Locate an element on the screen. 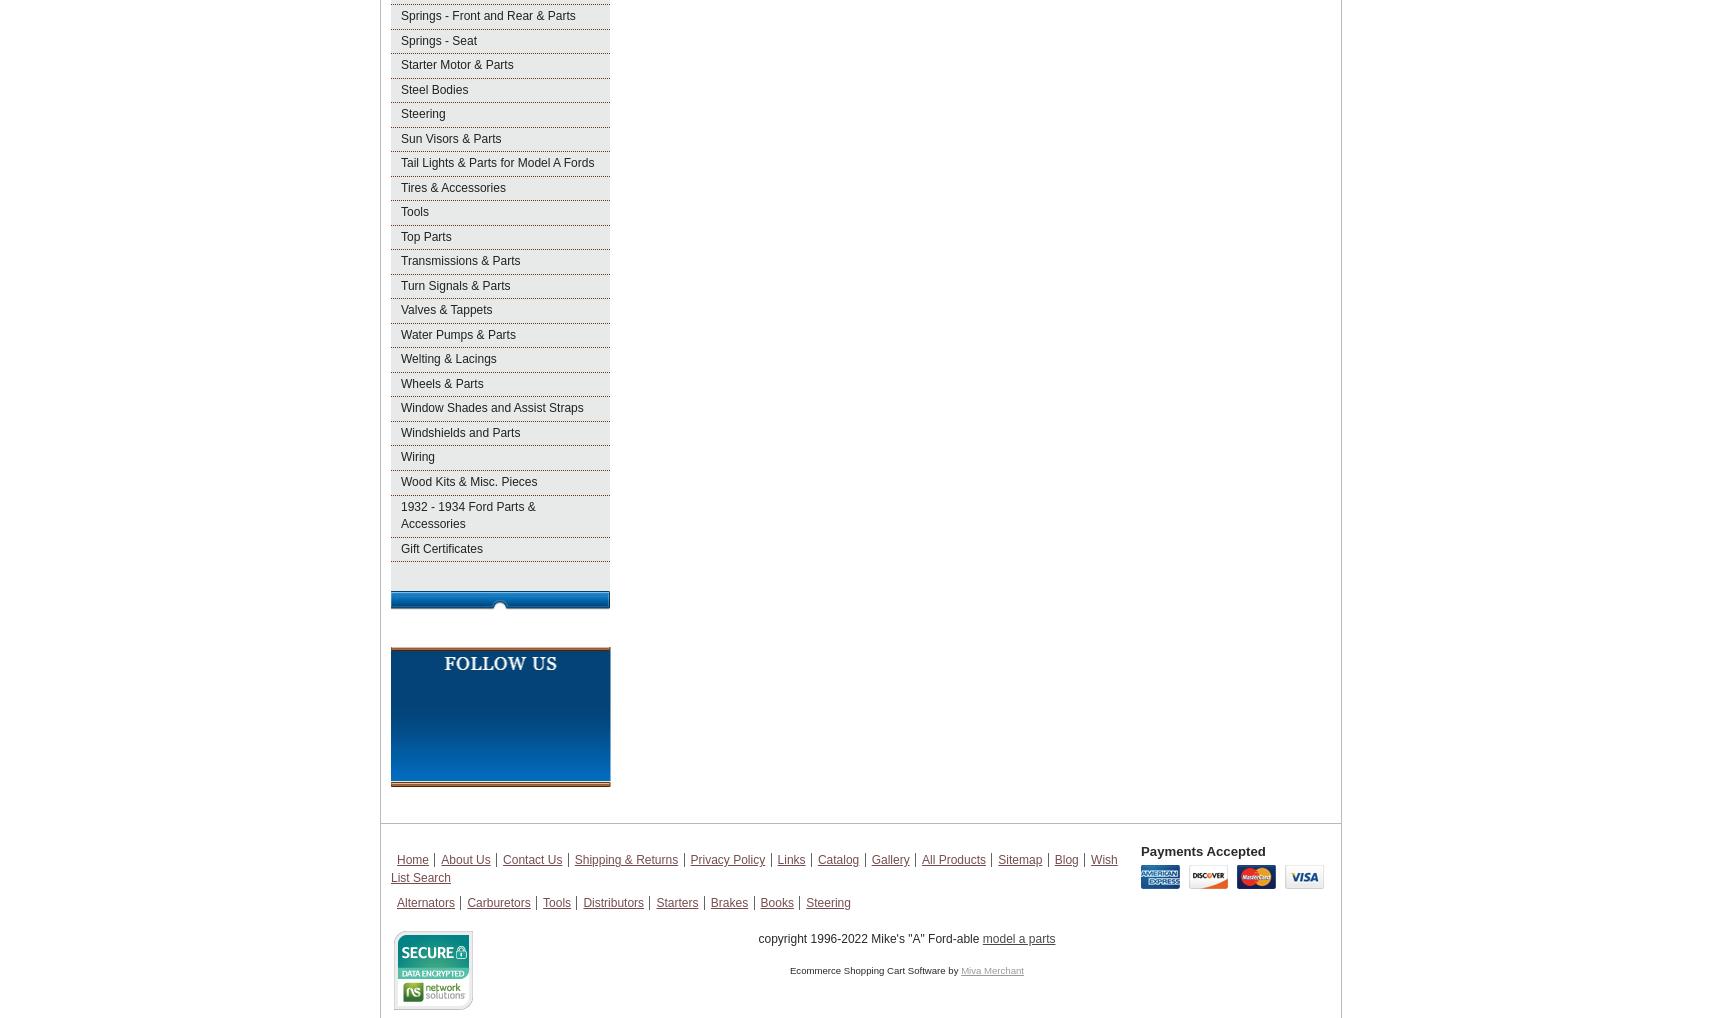  'Wiring' is located at coordinates (417, 455).